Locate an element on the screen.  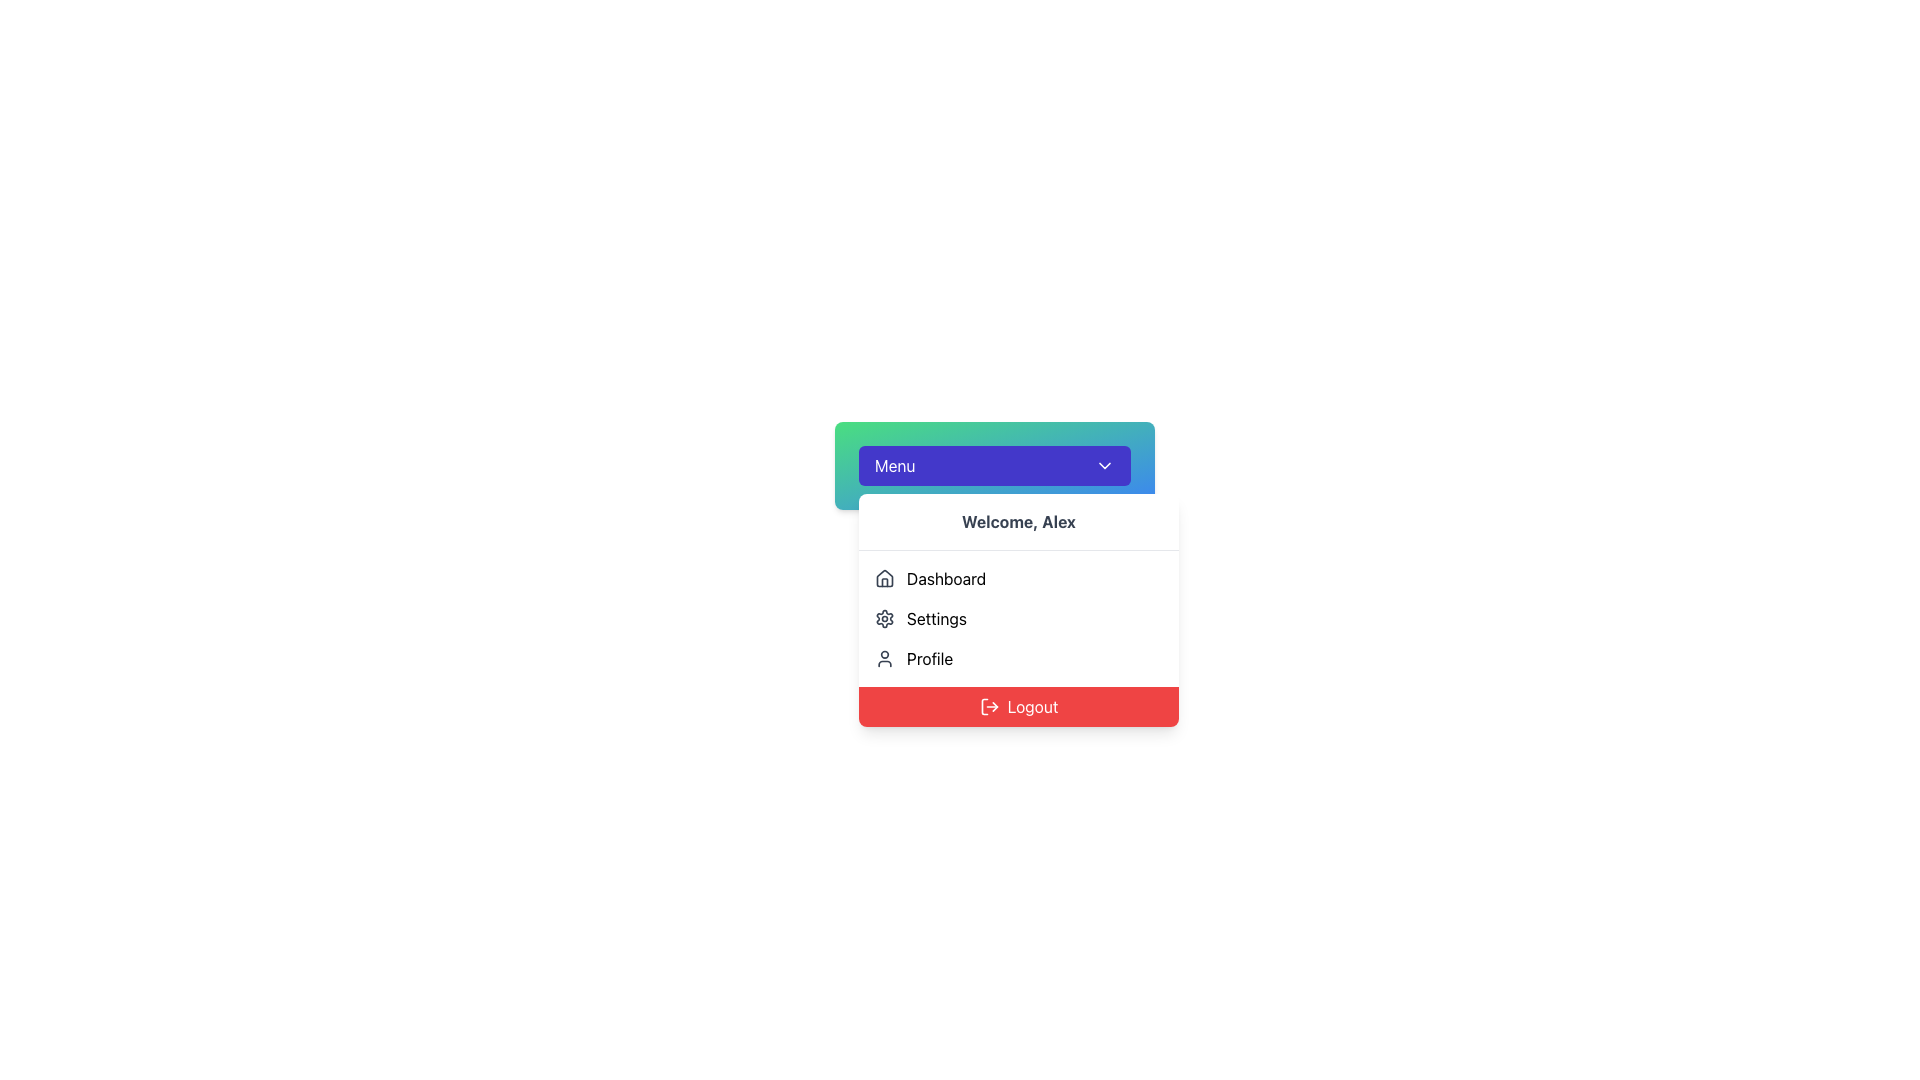
the house icon, which features a triangular roof and rectangular base, located next to the 'Dashboard' text in the menu structure is located at coordinates (883, 578).